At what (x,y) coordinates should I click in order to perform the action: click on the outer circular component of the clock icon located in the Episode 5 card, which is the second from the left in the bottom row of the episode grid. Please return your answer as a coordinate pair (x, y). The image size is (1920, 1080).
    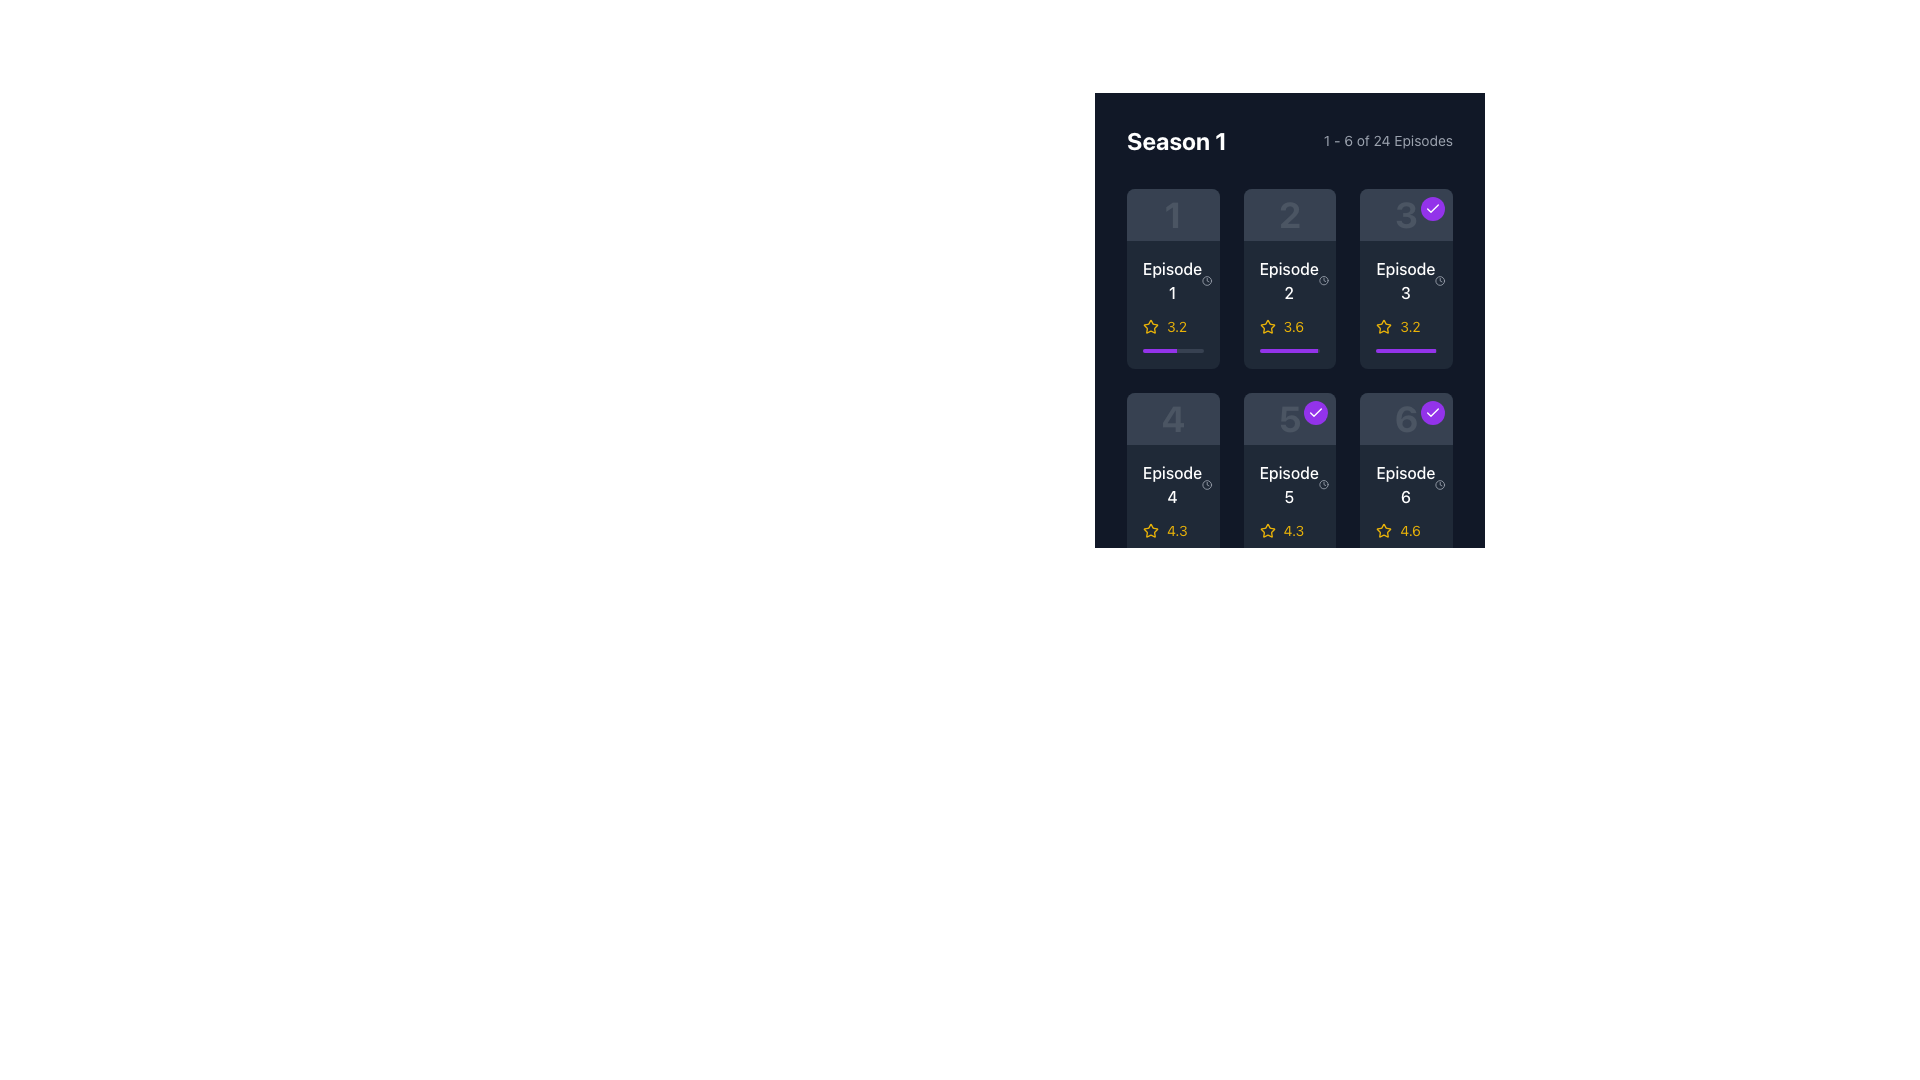
    Looking at the image, I should click on (1324, 485).